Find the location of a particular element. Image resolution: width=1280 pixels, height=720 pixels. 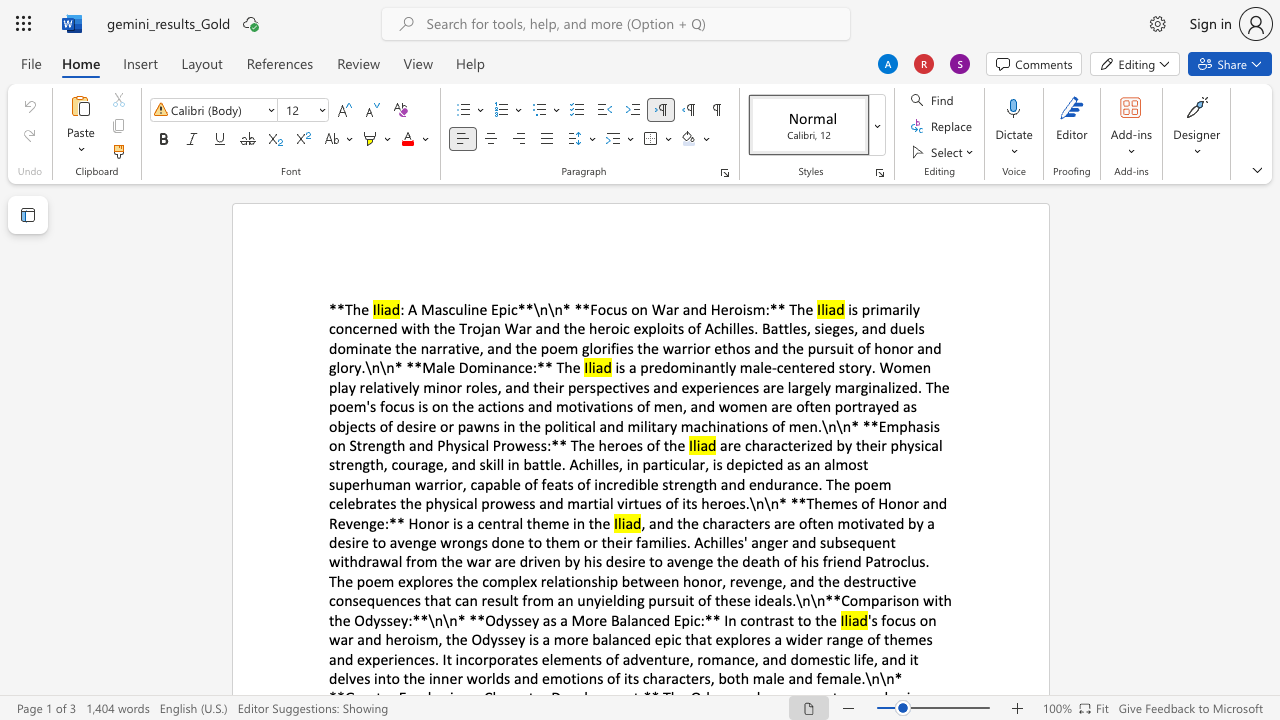

the 5th character "*" in the text is located at coordinates (585, 309).